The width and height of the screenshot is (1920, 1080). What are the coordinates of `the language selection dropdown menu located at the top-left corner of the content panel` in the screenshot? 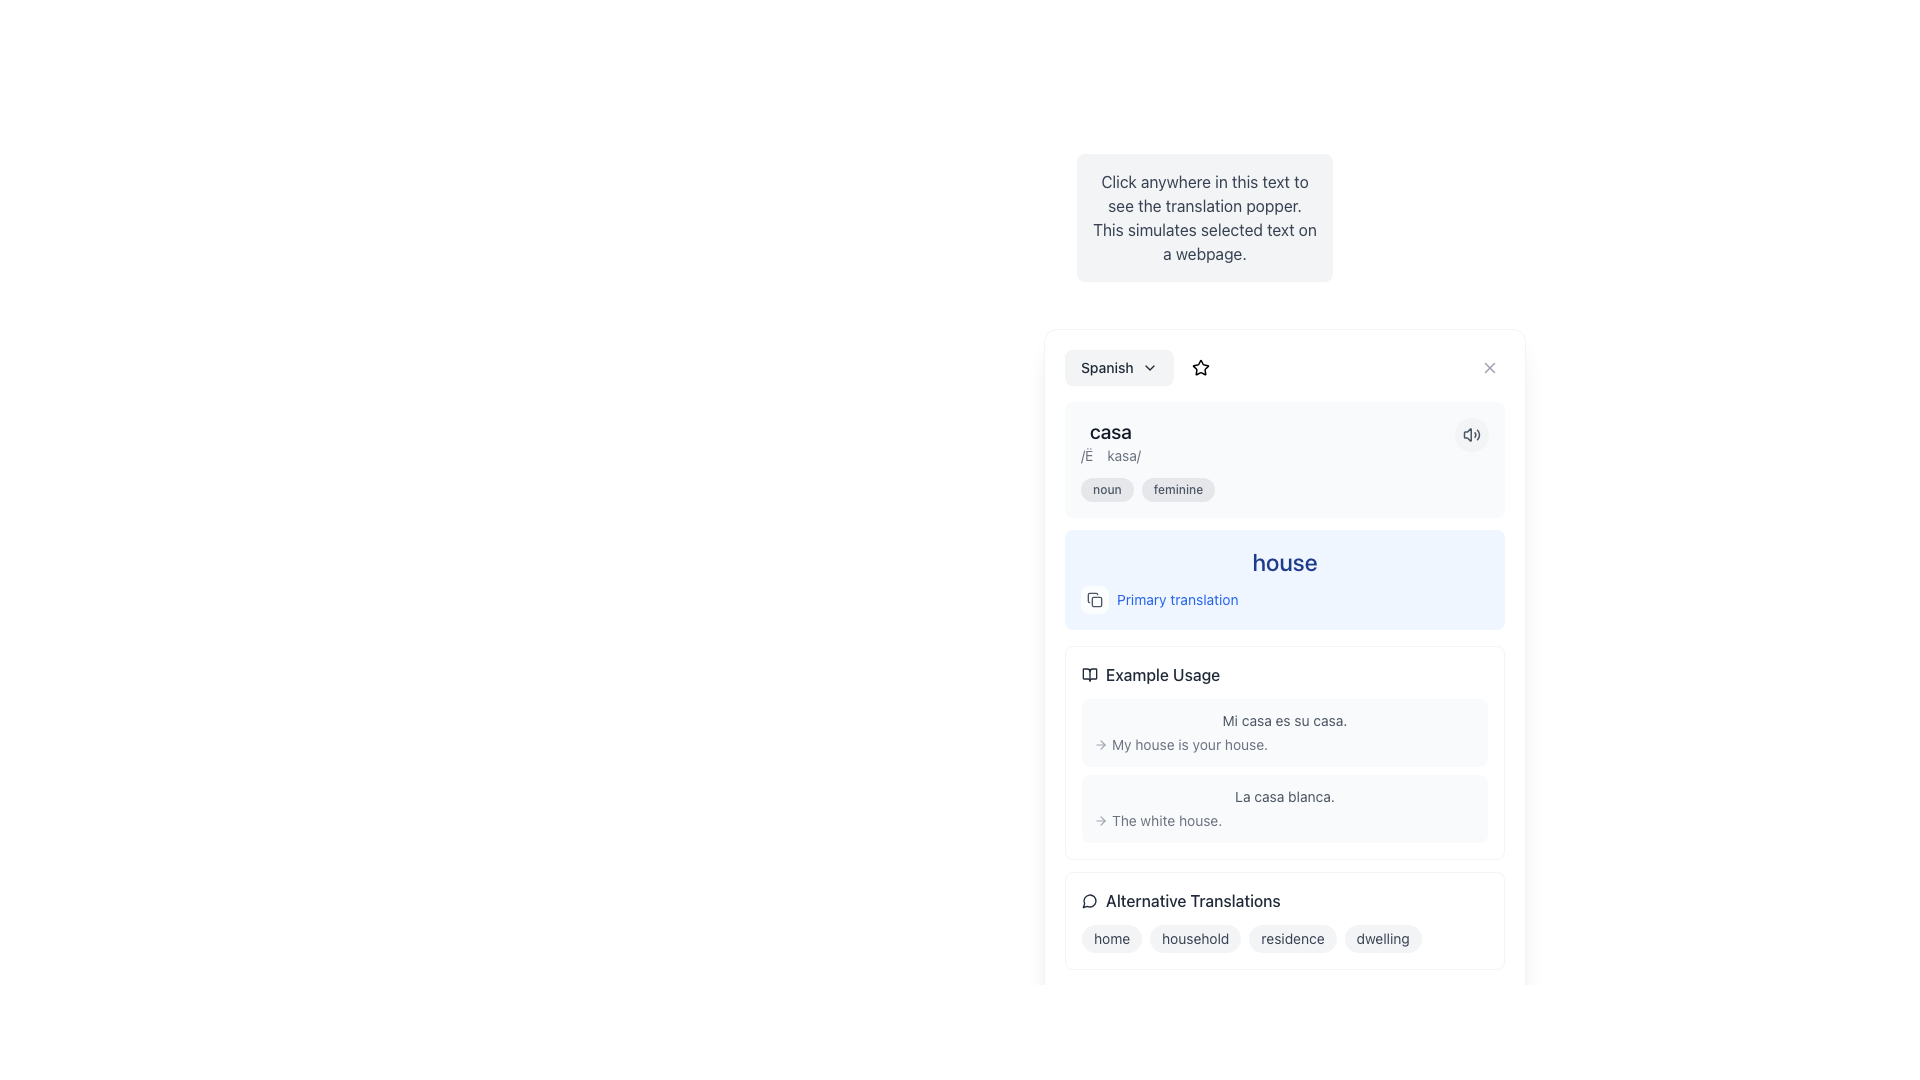 It's located at (1118, 367).